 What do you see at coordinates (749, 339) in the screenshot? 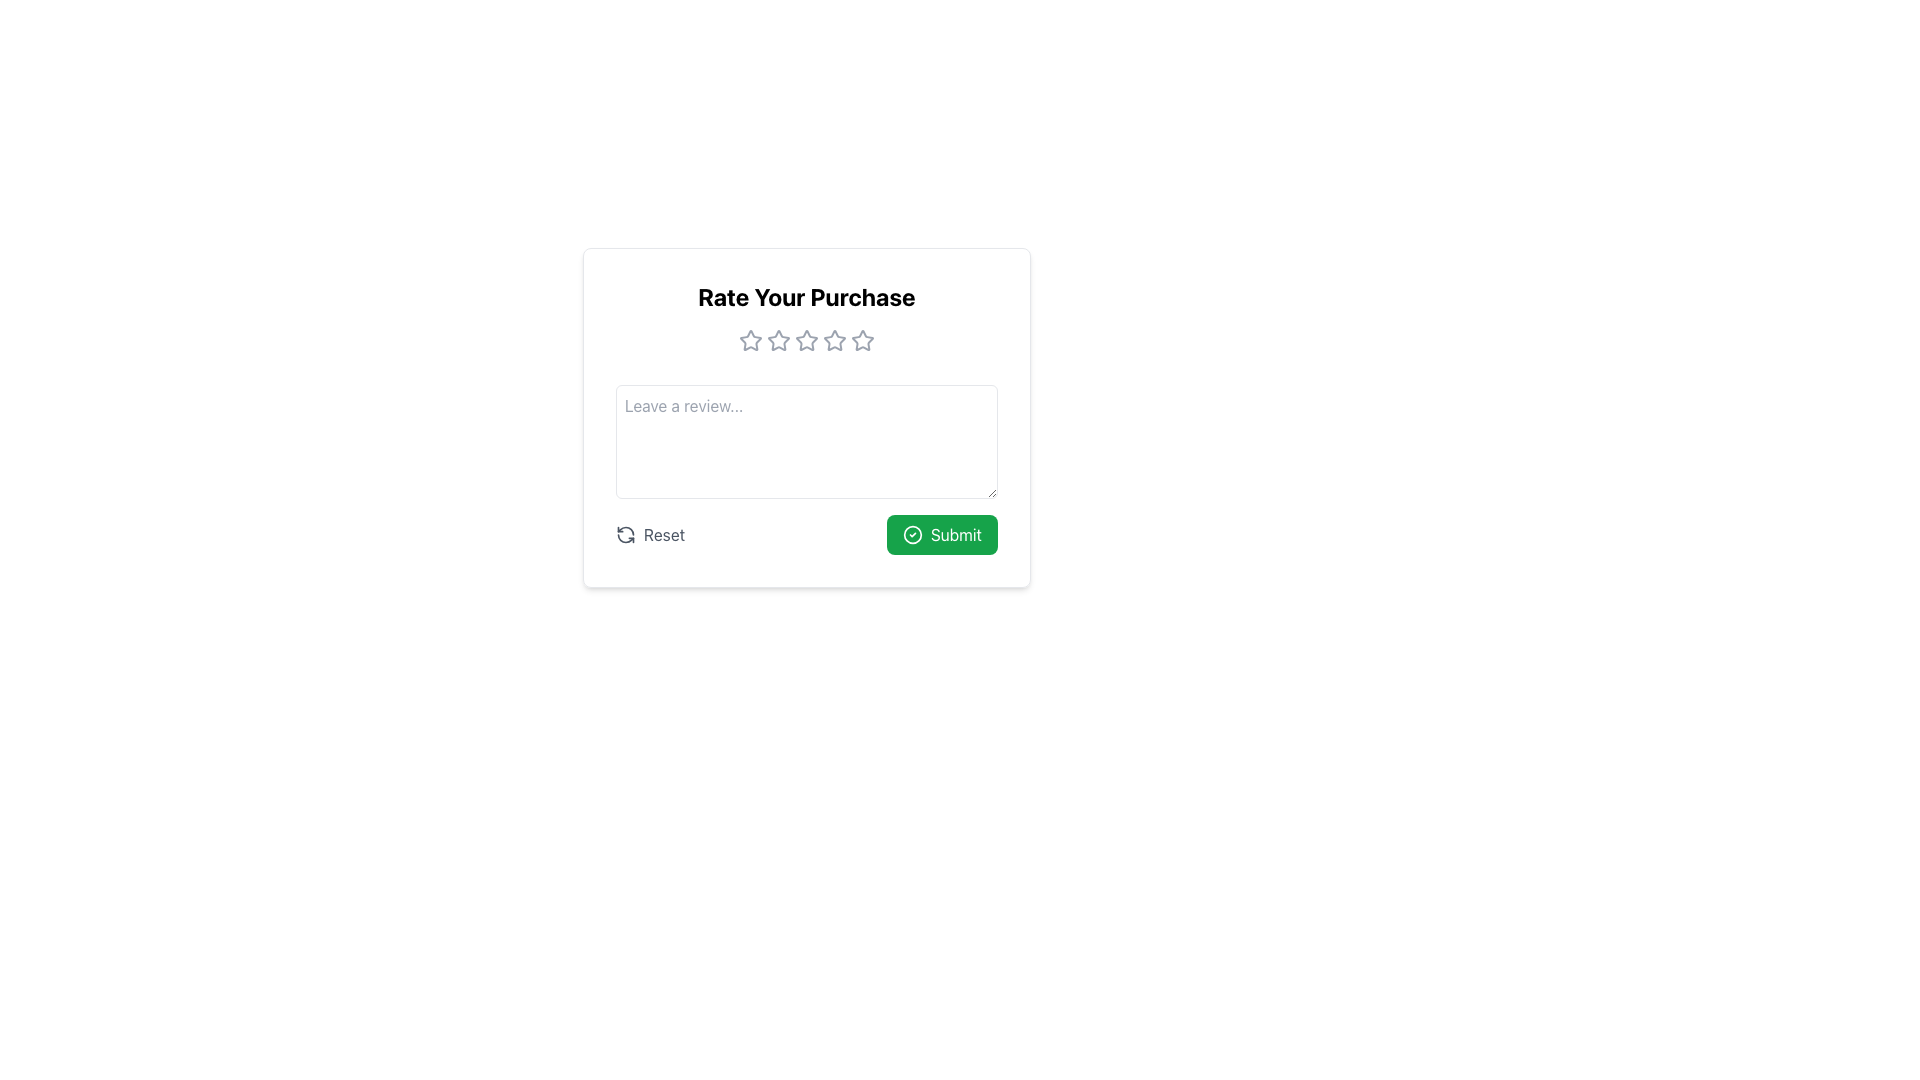
I see `the first star icon in the rating system to set the rating to one star, located above the 'Leave a review...' text box` at bounding box center [749, 339].